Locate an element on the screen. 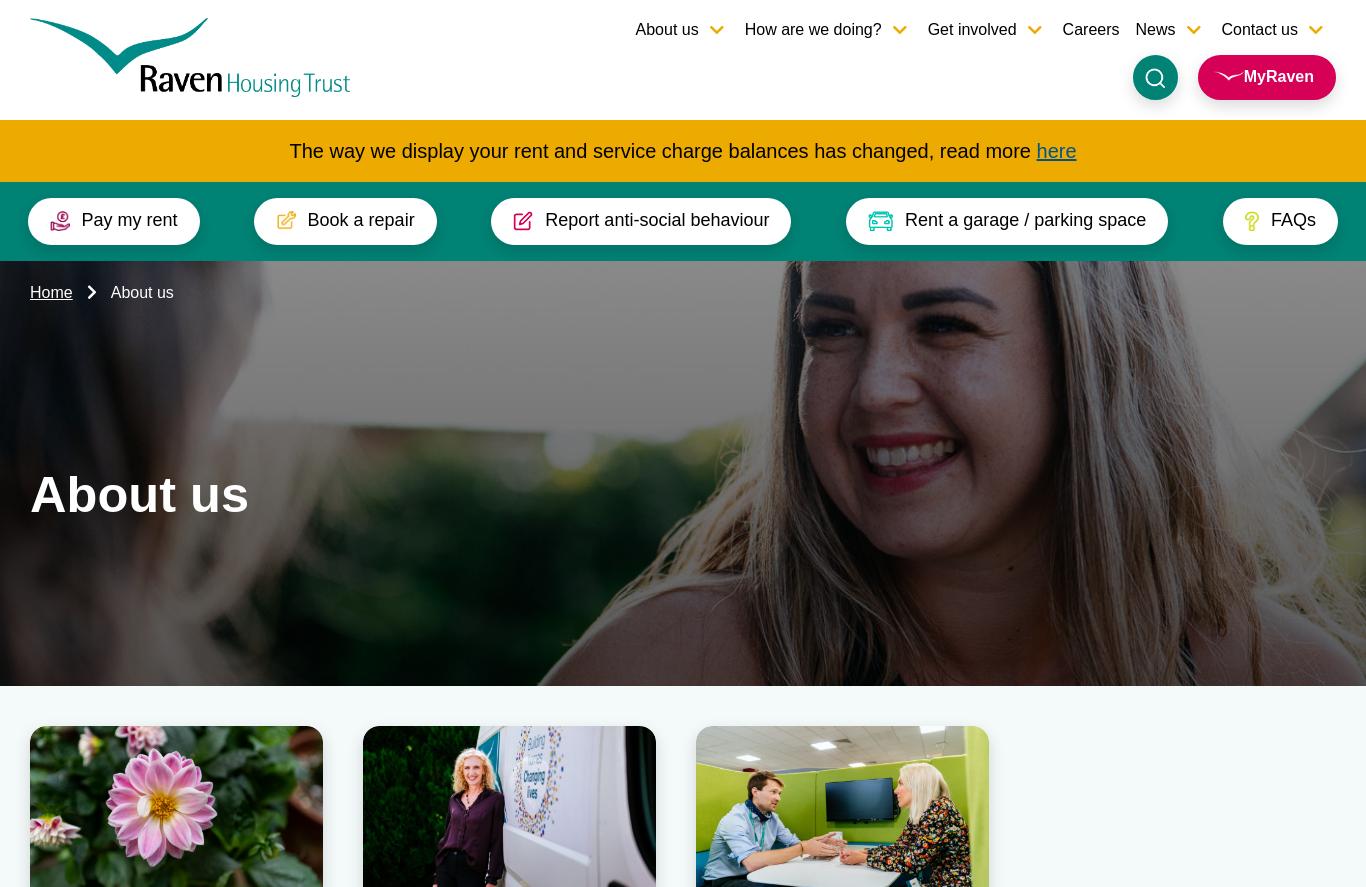 Image resolution: width=1366 pixels, height=887 pixels. 'FAQs' is located at coordinates (1306, 724).